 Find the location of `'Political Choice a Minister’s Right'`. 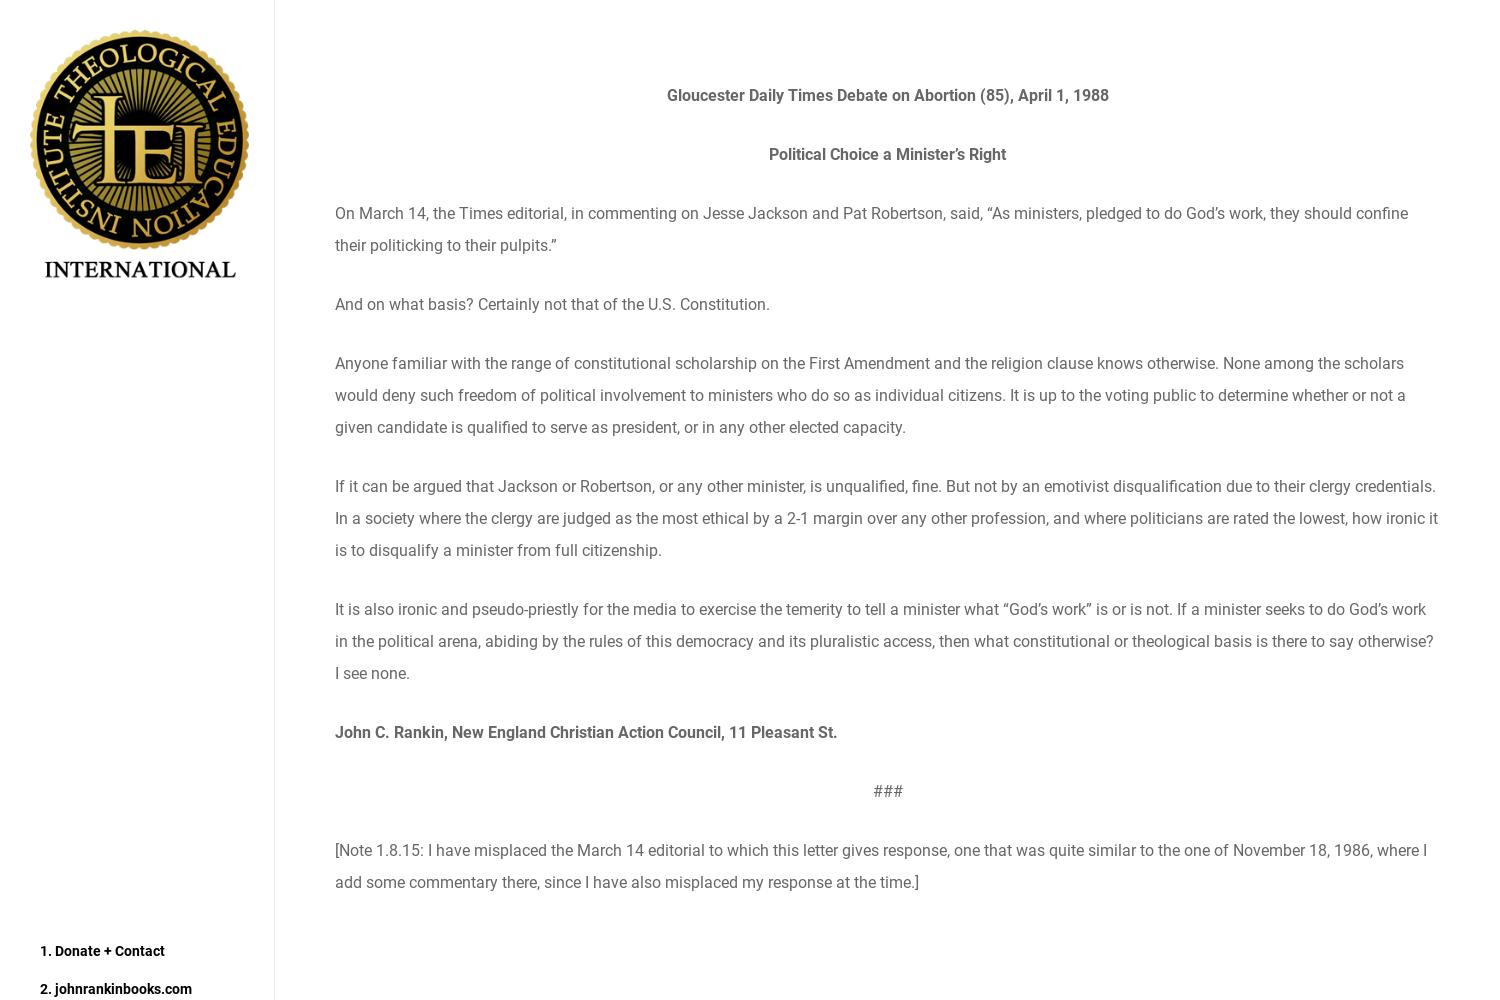

'Political Choice a Minister’s Right' is located at coordinates (887, 154).